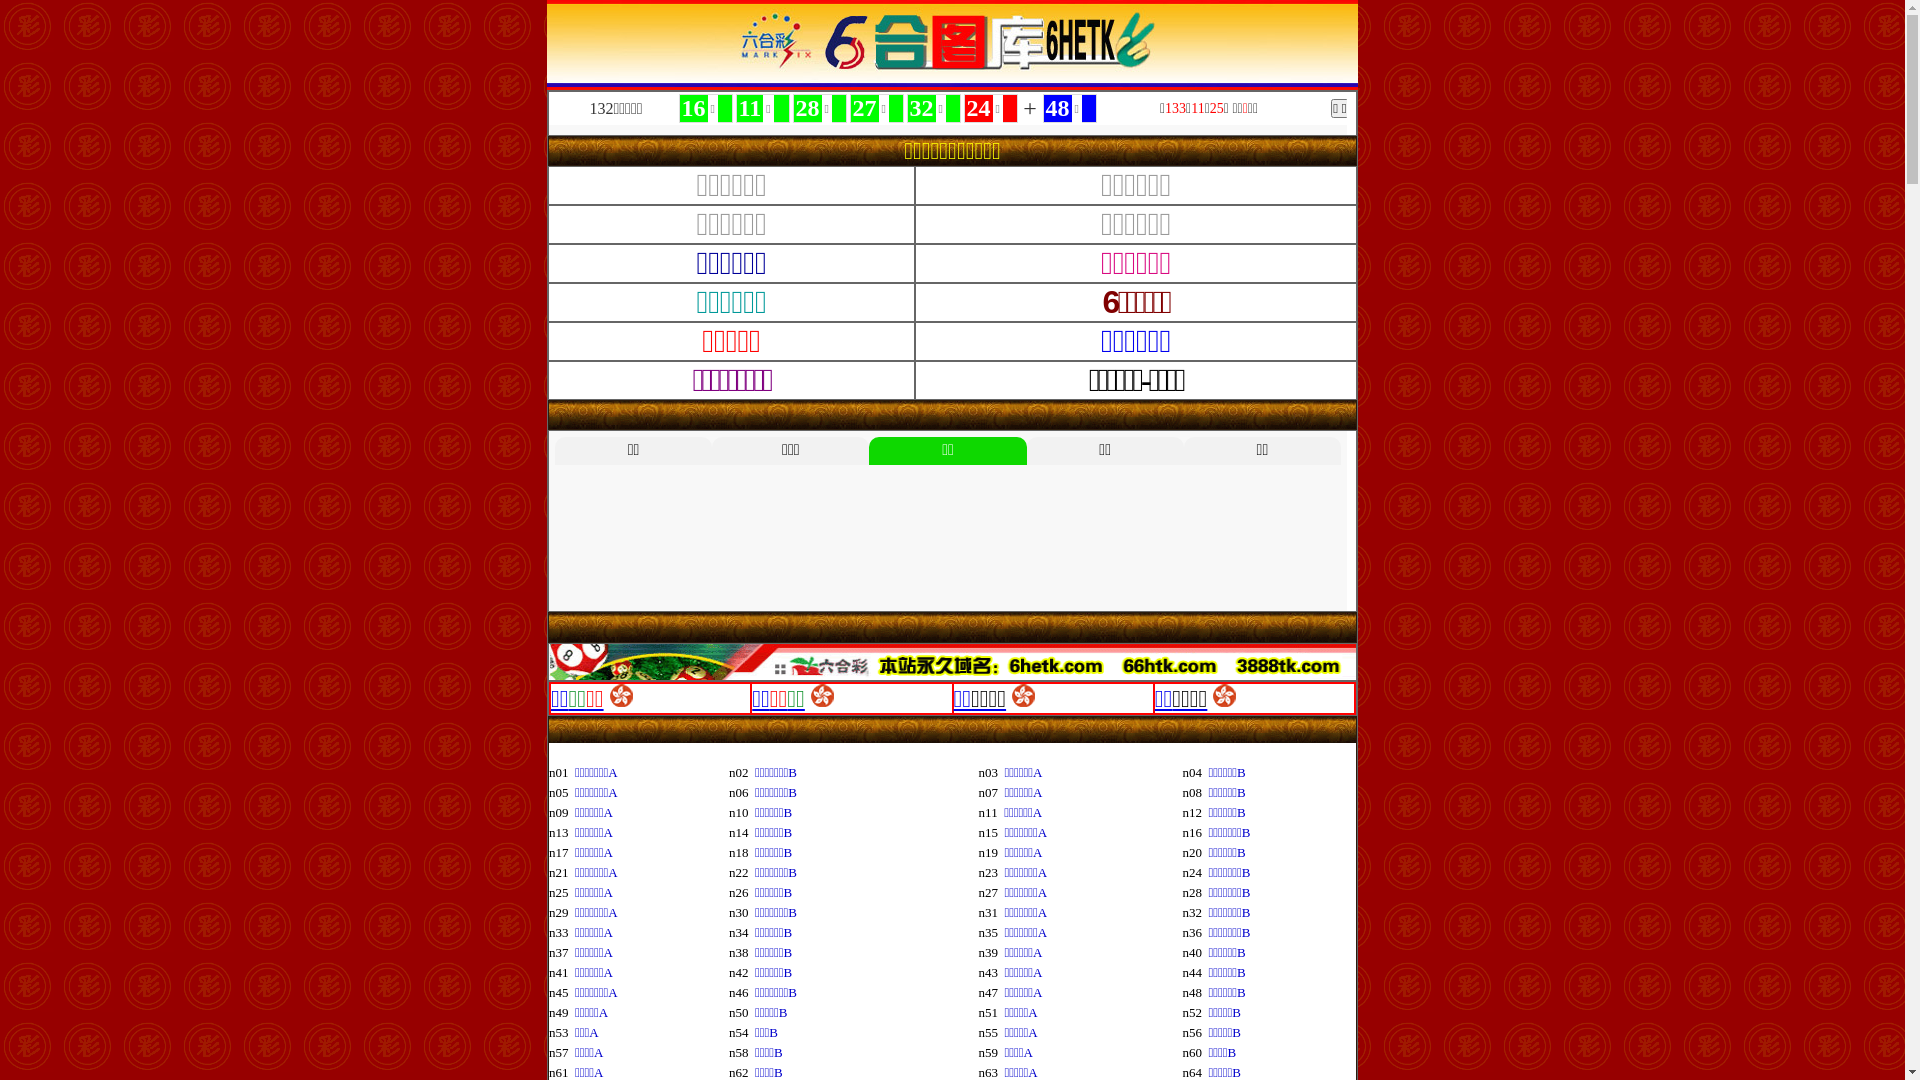  What do you see at coordinates (560, 992) in the screenshot?
I see `'n45 '` at bounding box center [560, 992].